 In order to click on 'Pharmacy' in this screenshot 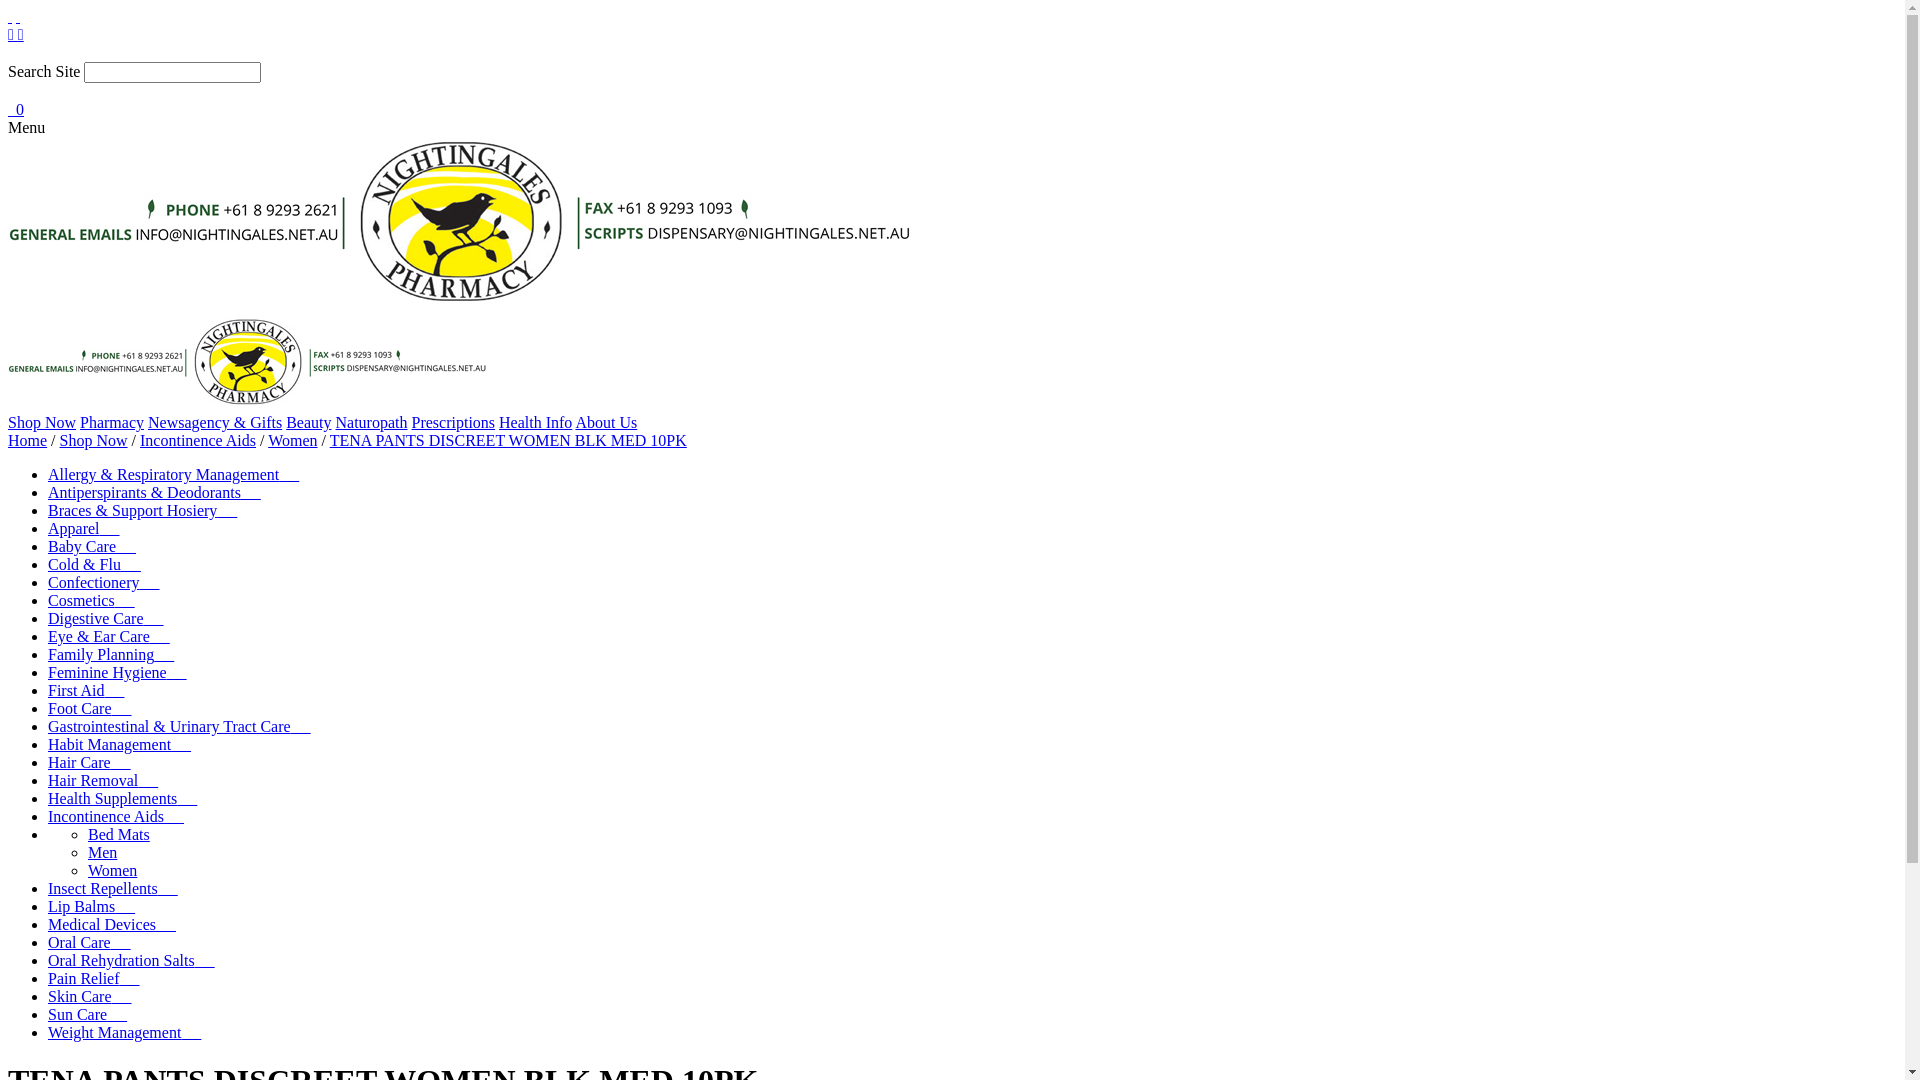, I will do `click(110, 421)`.